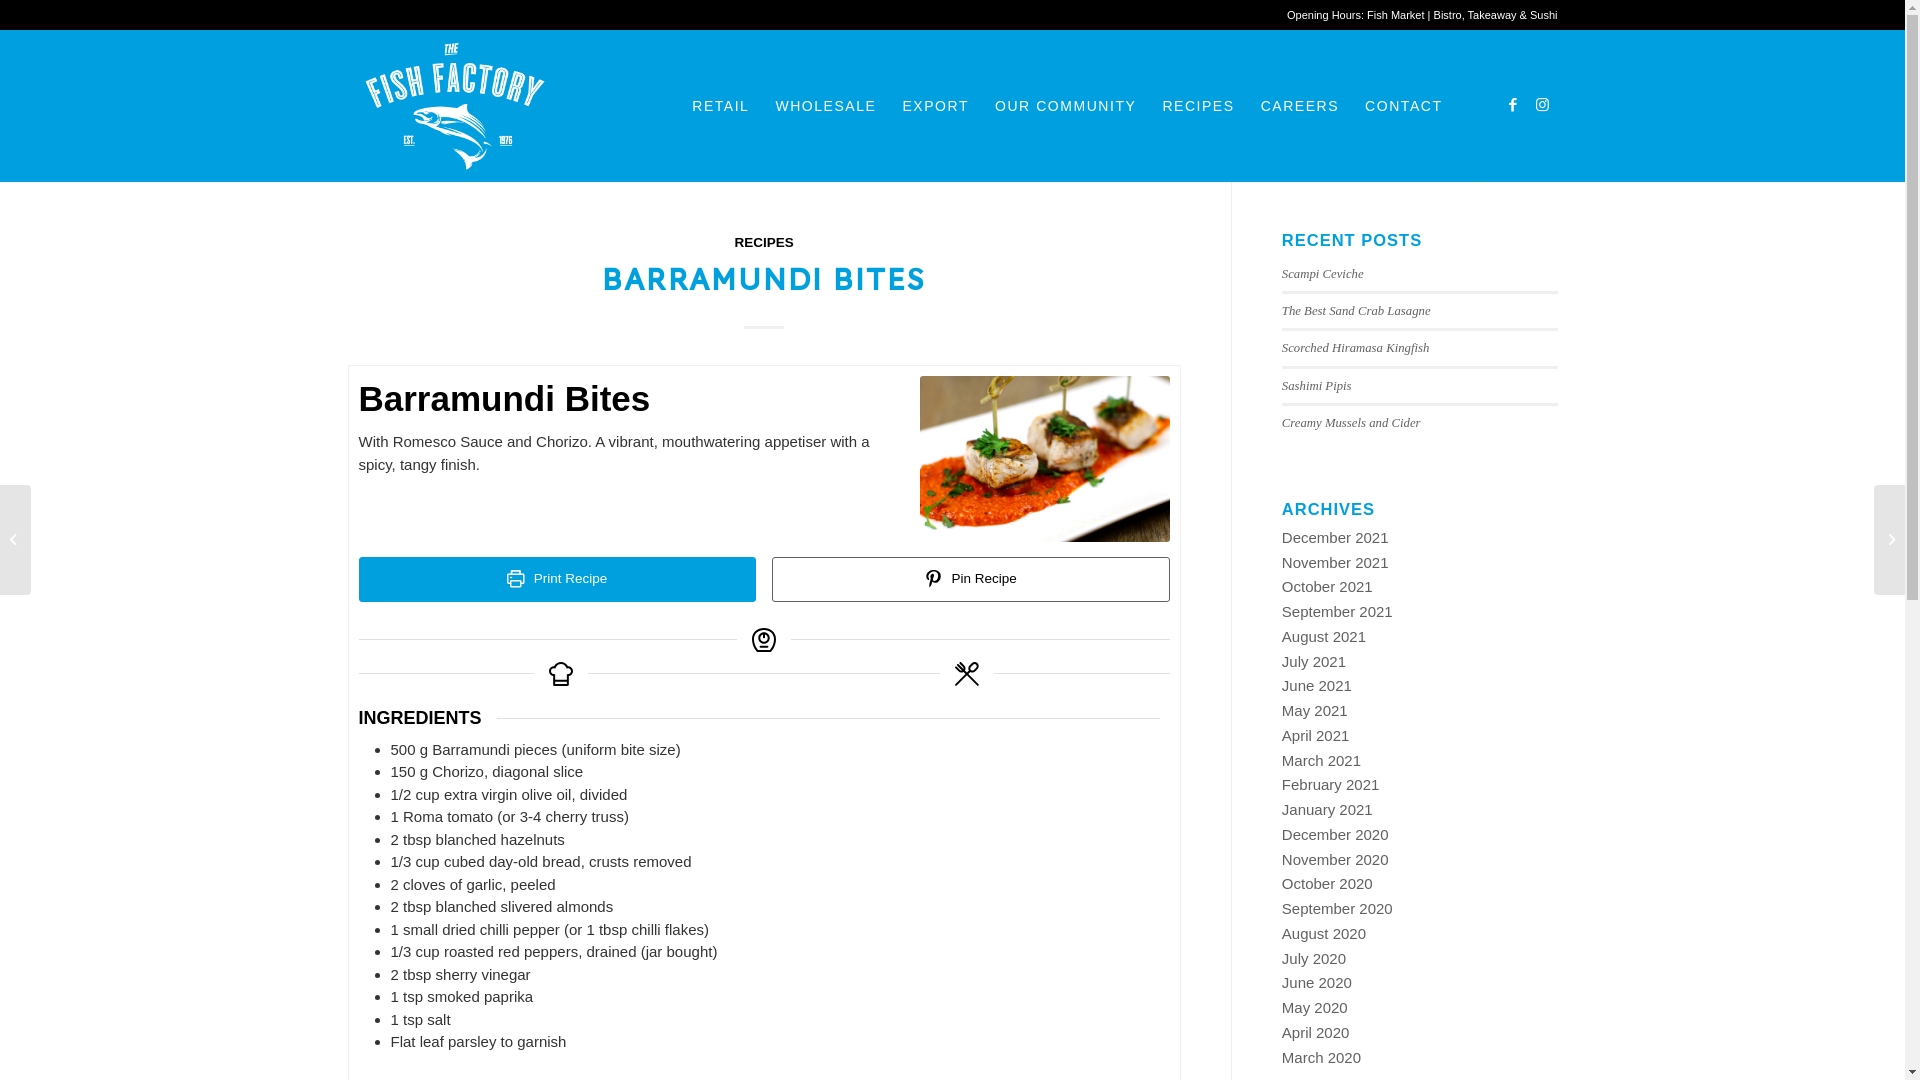  What do you see at coordinates (720, 105) in the screenshot?
I see `'RETAIL'` at bounding box center [720, 105].